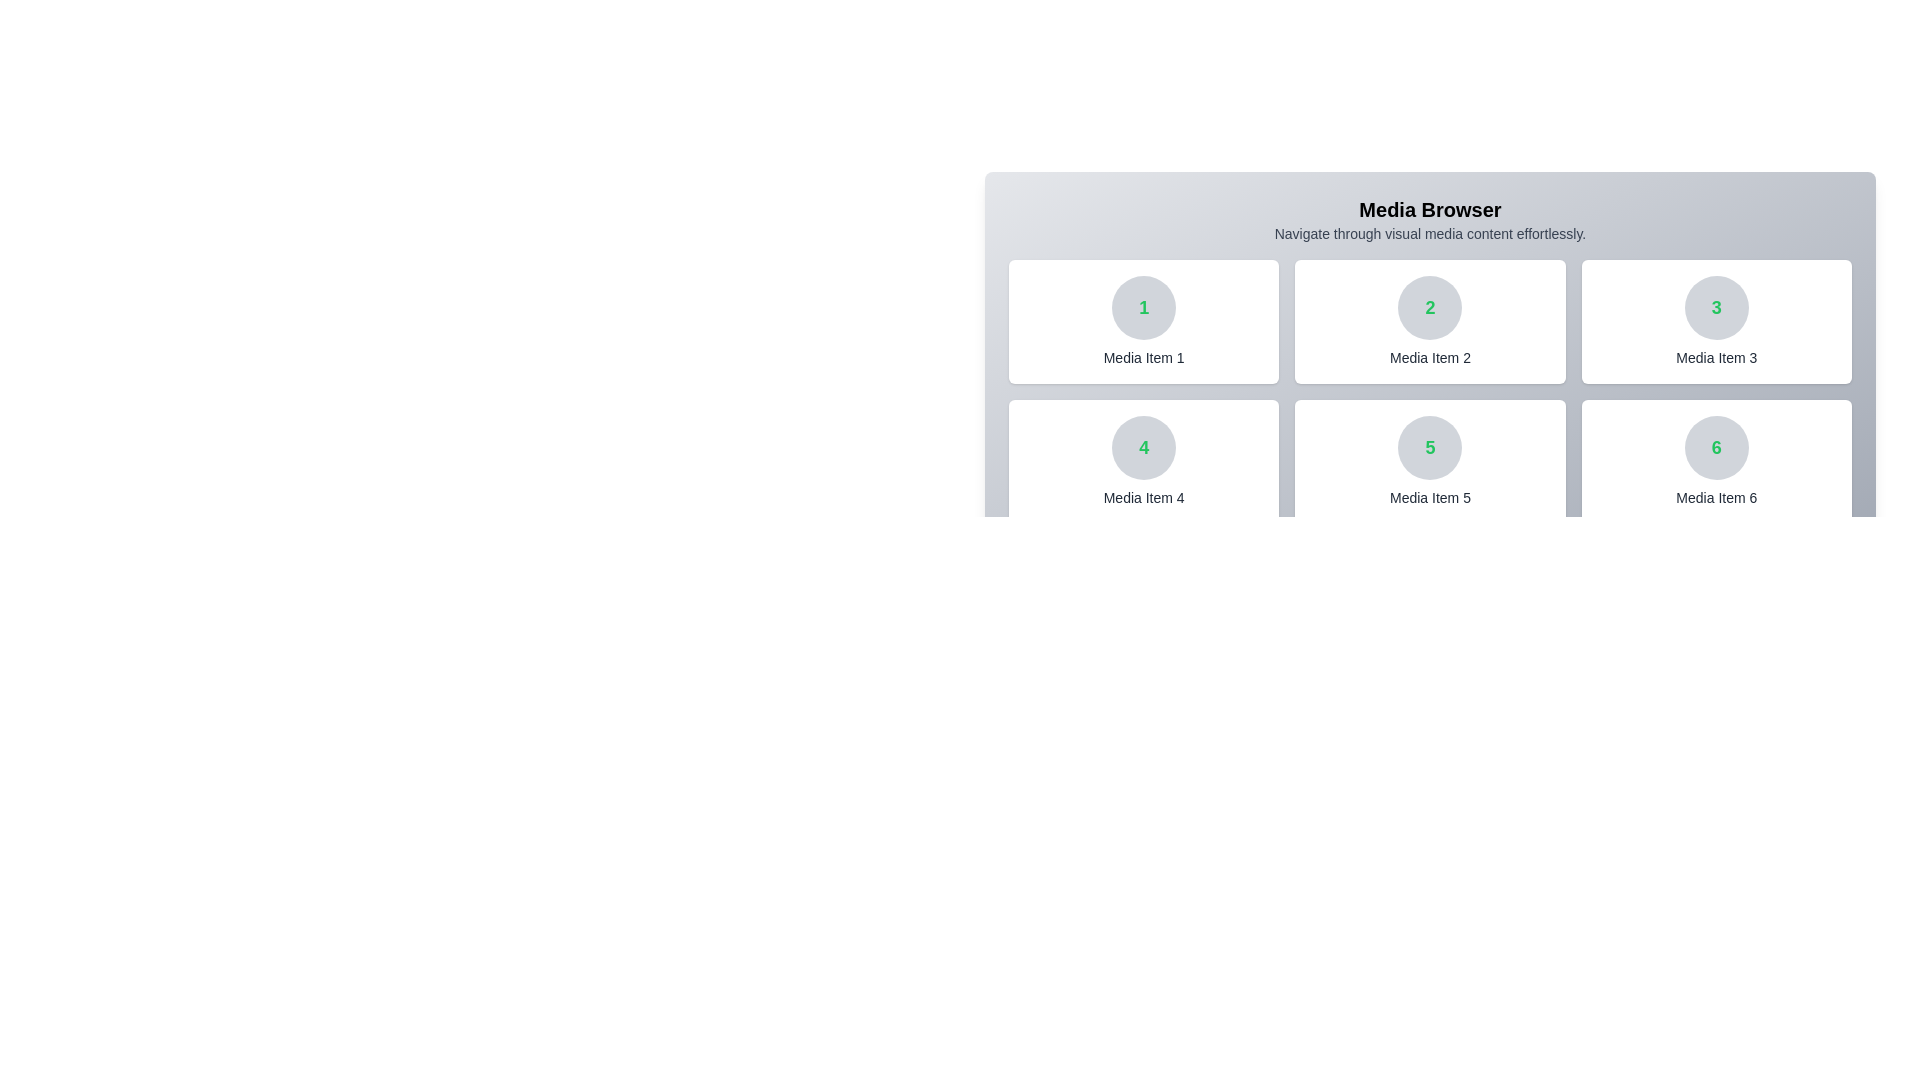 This screenshot has height=1080, width=1920. What do you see at coordinates (1429, 462) in the screenshot?
I see `the fifth media item card in the second row of the grid layout to view detailed content` at bounding box center [1429, 462].